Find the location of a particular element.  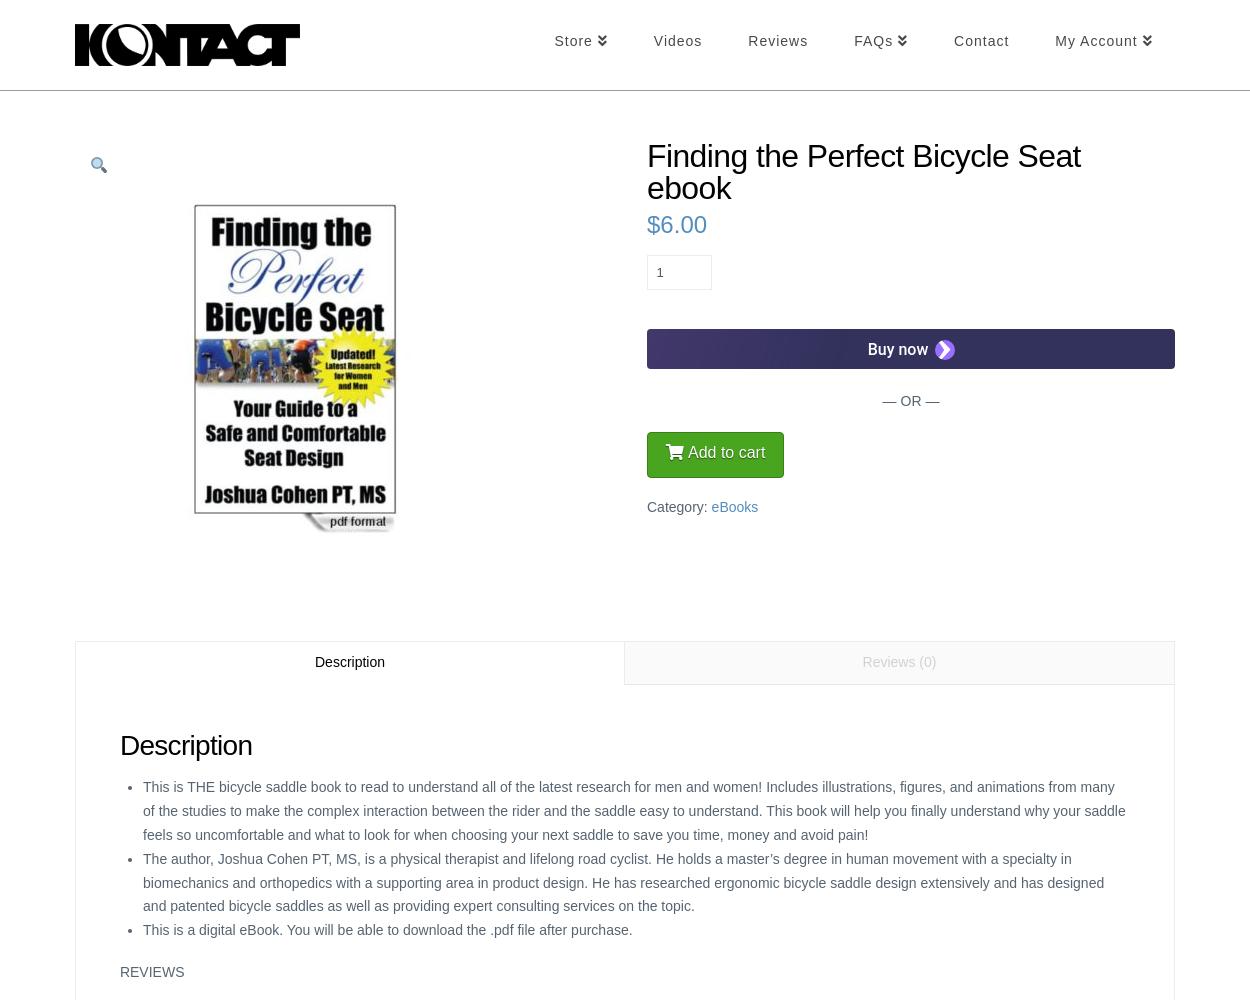

'Reviews (0)' is located at coordinates (861, 661).